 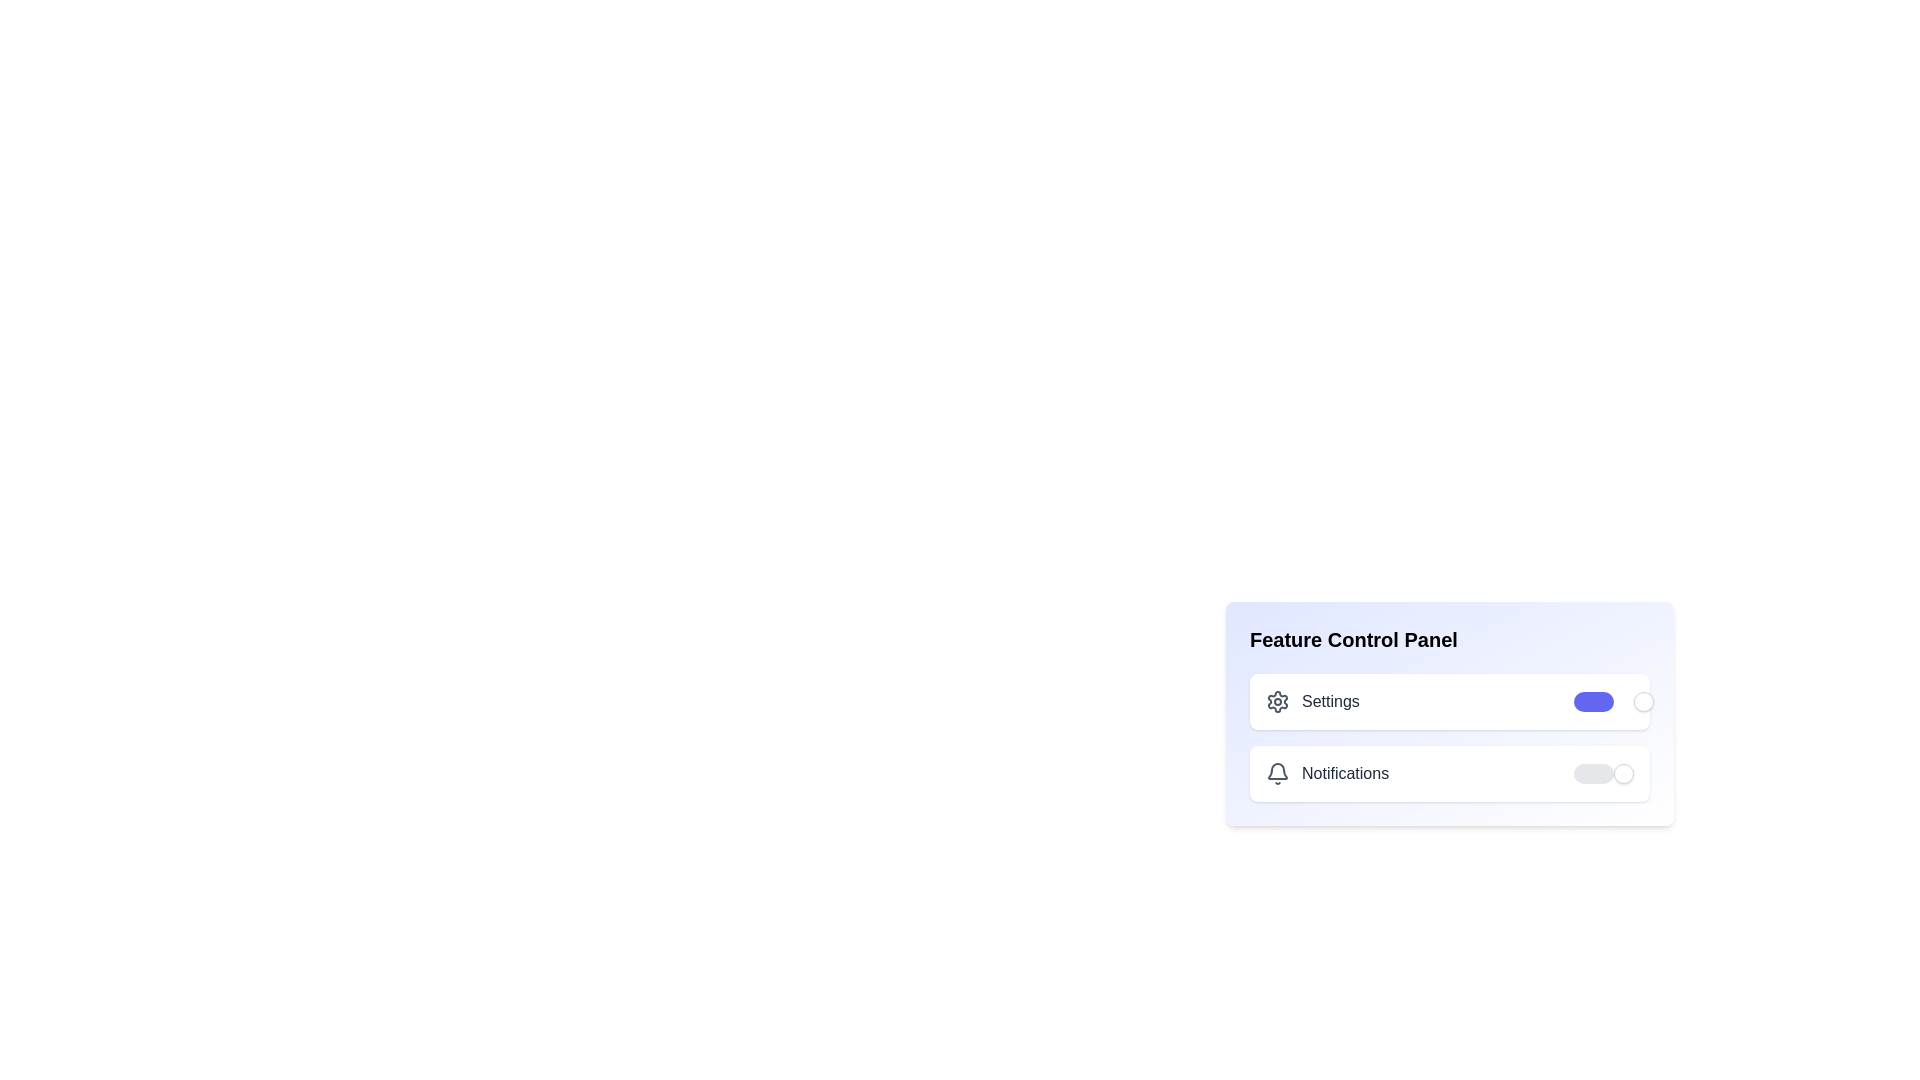 What do you see at coordinates (1603, 773) in the screenshot?
I see `the 'Notifications' toggle switch to change its state` at bounding box center [1603, 773].